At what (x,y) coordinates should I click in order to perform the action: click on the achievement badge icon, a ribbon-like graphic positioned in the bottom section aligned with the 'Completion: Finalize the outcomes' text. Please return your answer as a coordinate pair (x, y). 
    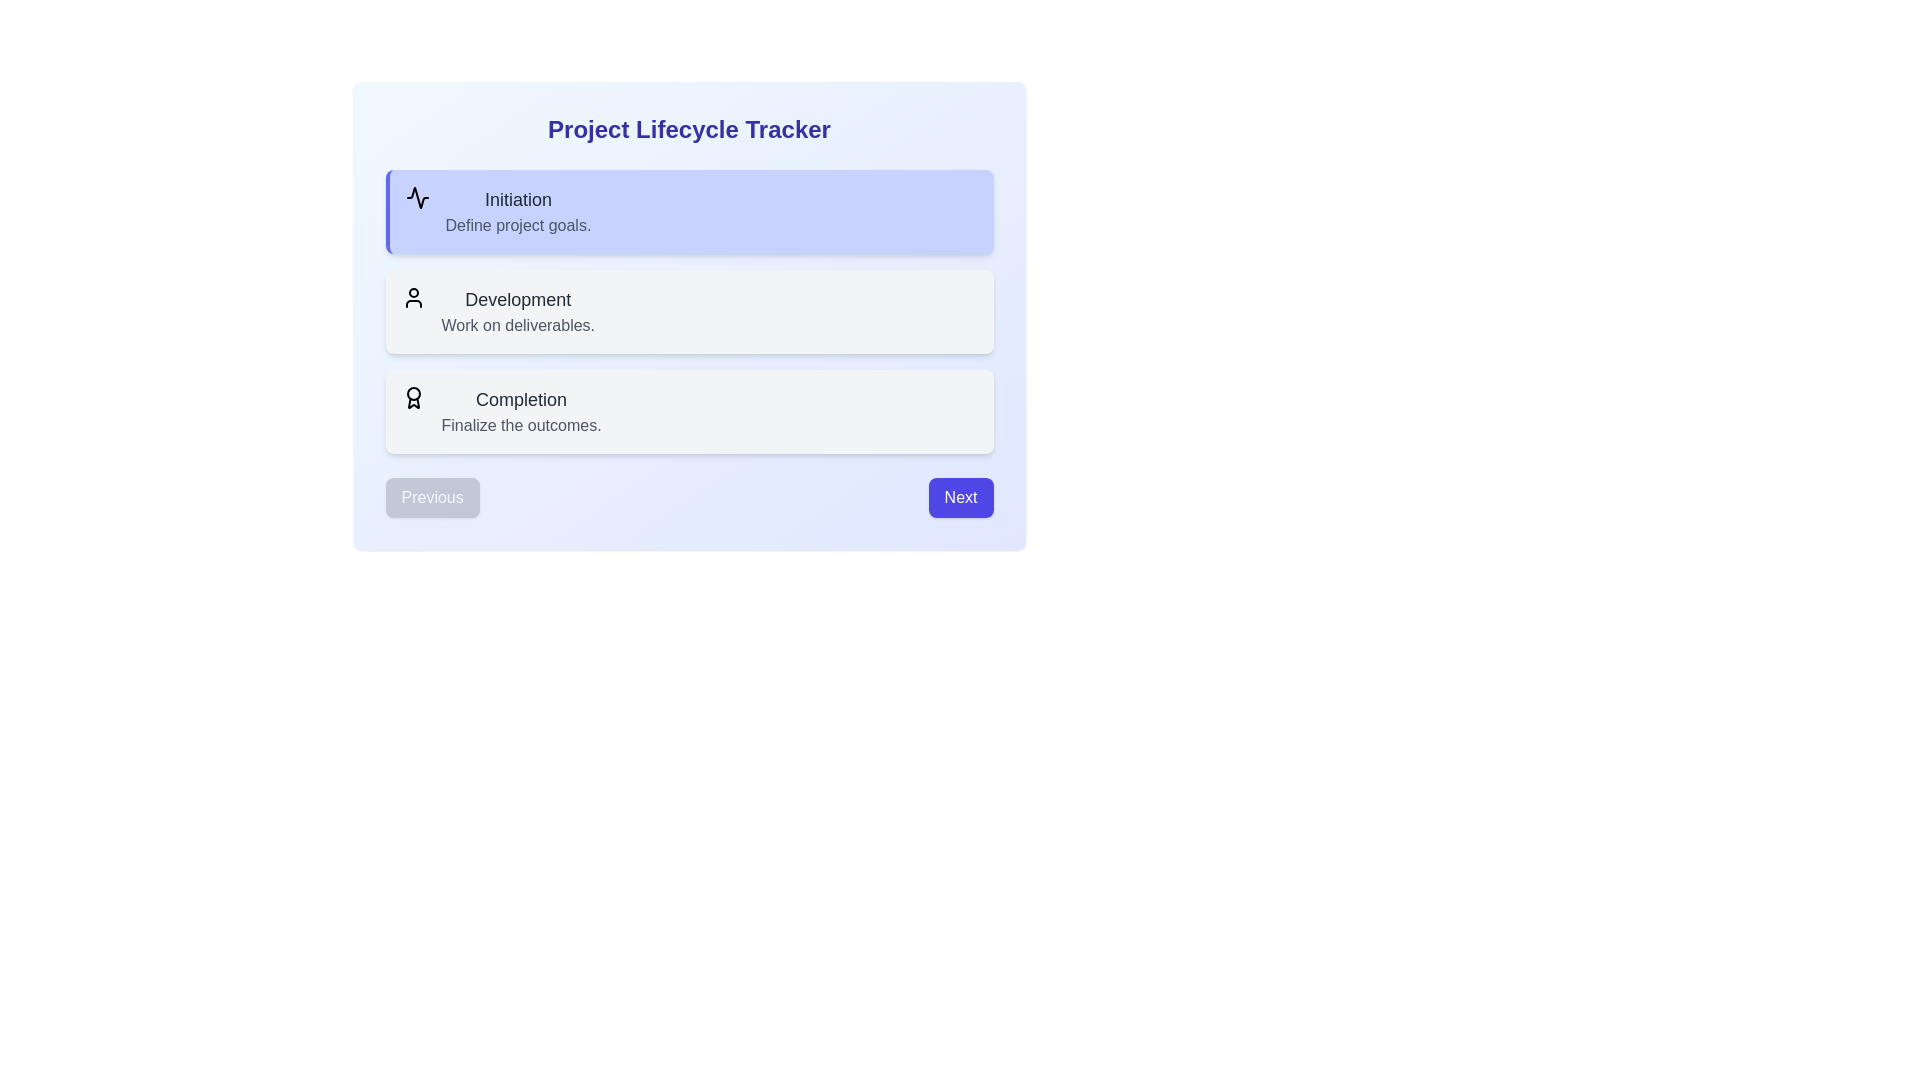
    Looking at the image, I should click on (412, 403).